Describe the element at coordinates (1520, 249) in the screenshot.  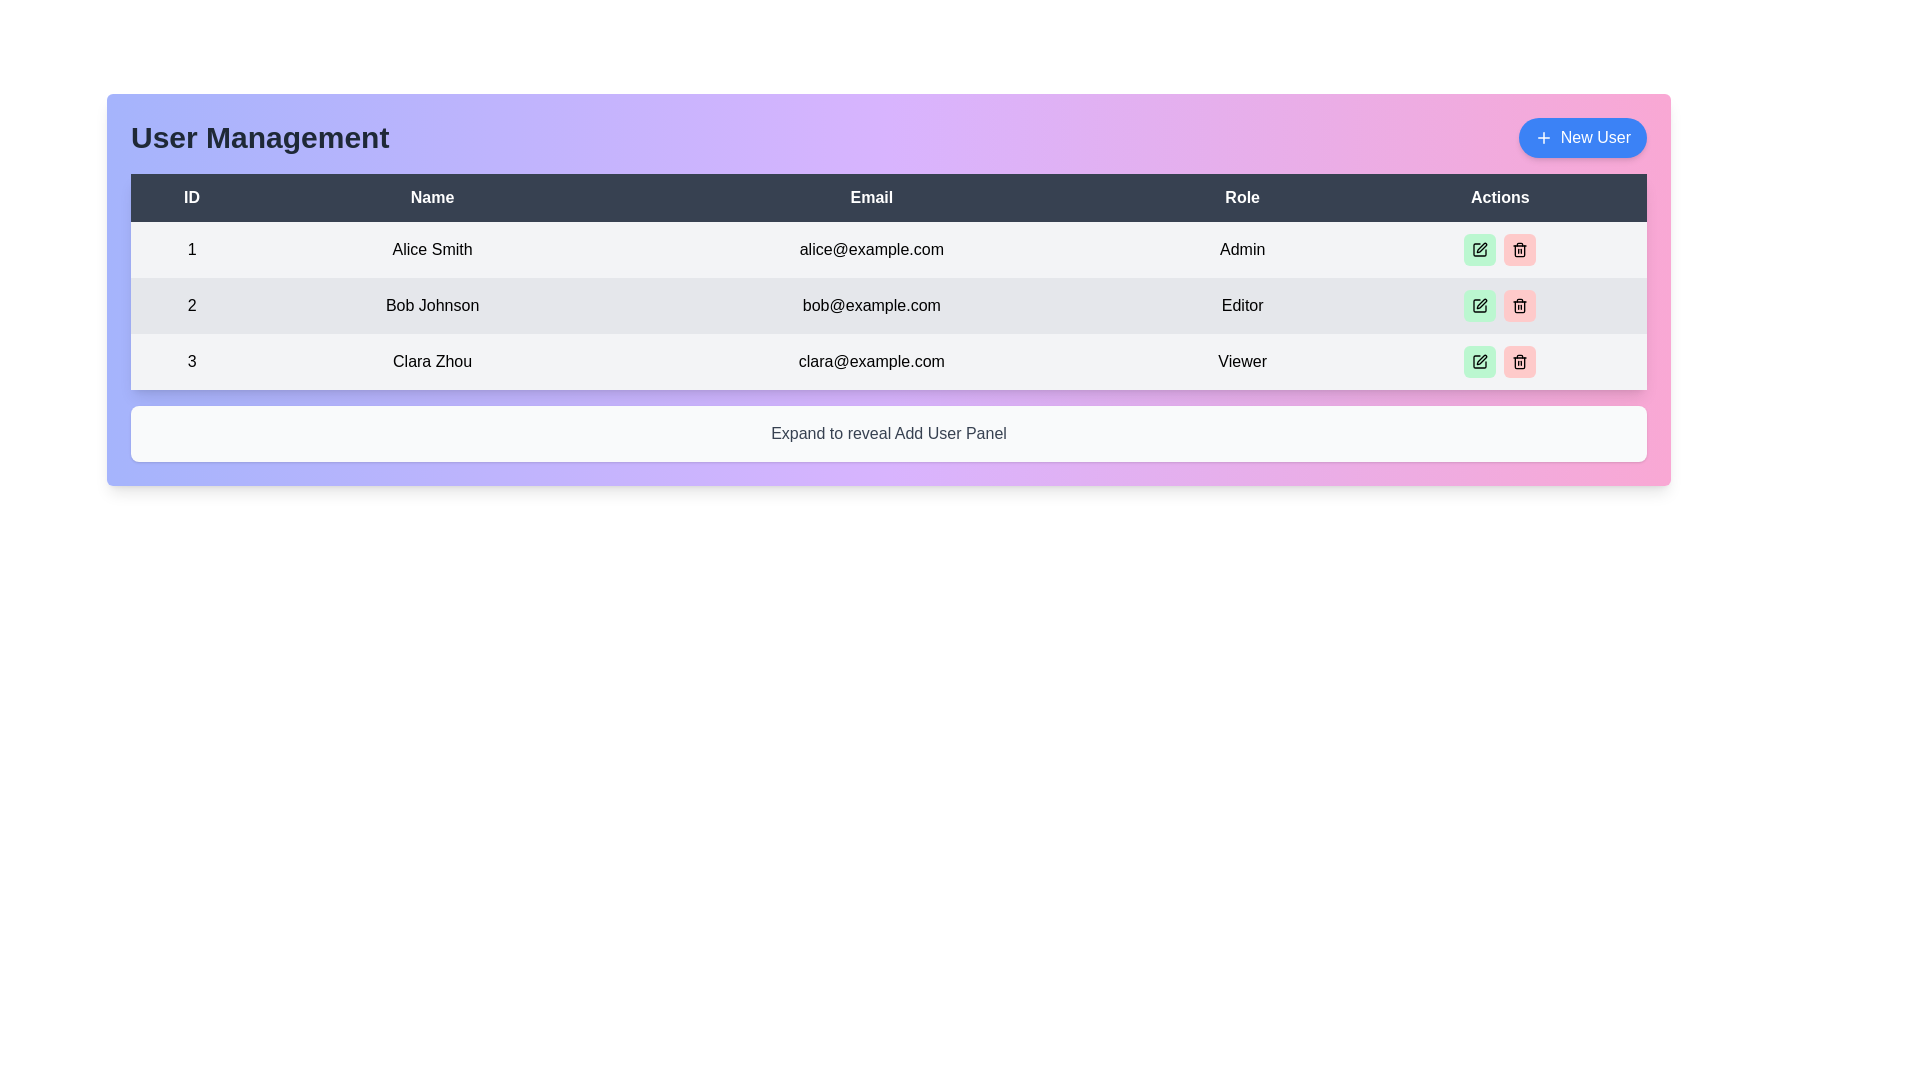
I see `the delete button located in the 'Actions' column of the first row in the user management table` at that location.